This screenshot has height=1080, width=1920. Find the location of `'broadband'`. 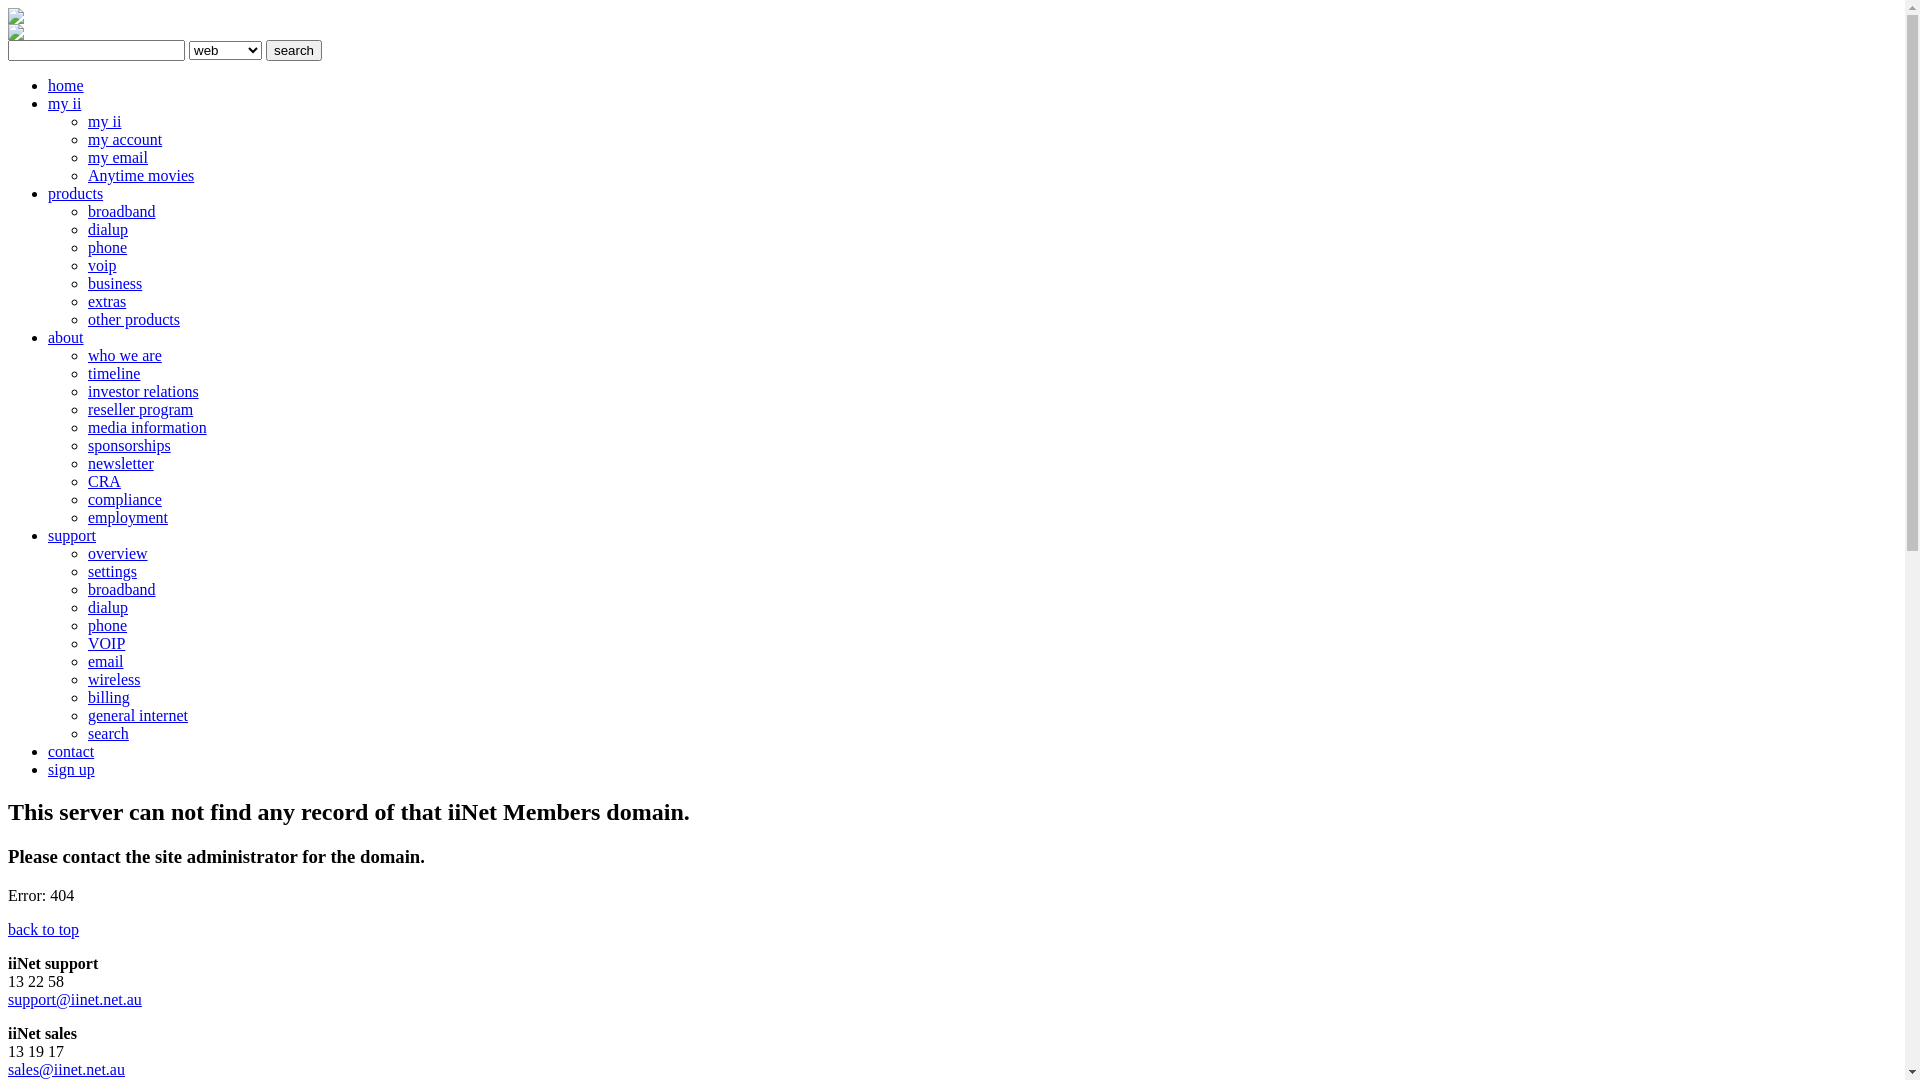

'broadband' is located at coordinates (120, 588).